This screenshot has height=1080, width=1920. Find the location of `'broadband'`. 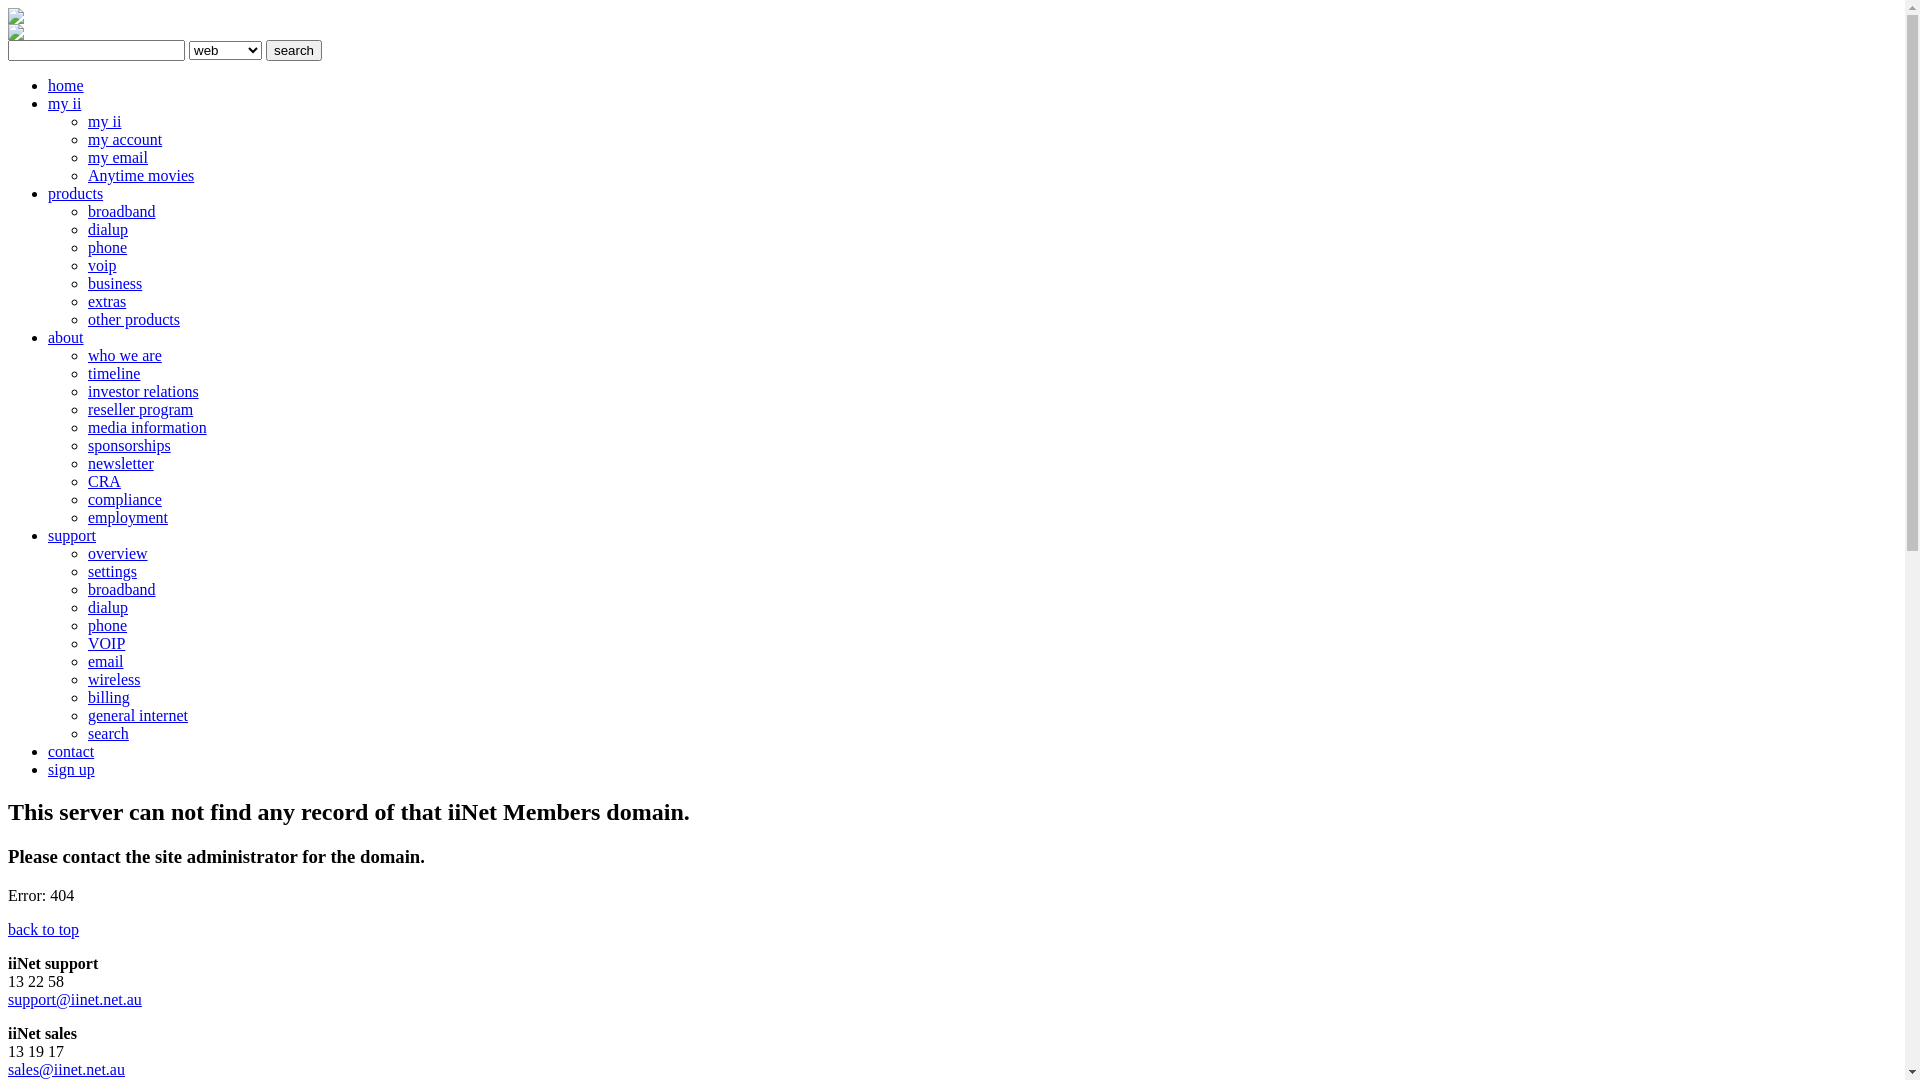

'broadband' is located at coordinates (120, 588).